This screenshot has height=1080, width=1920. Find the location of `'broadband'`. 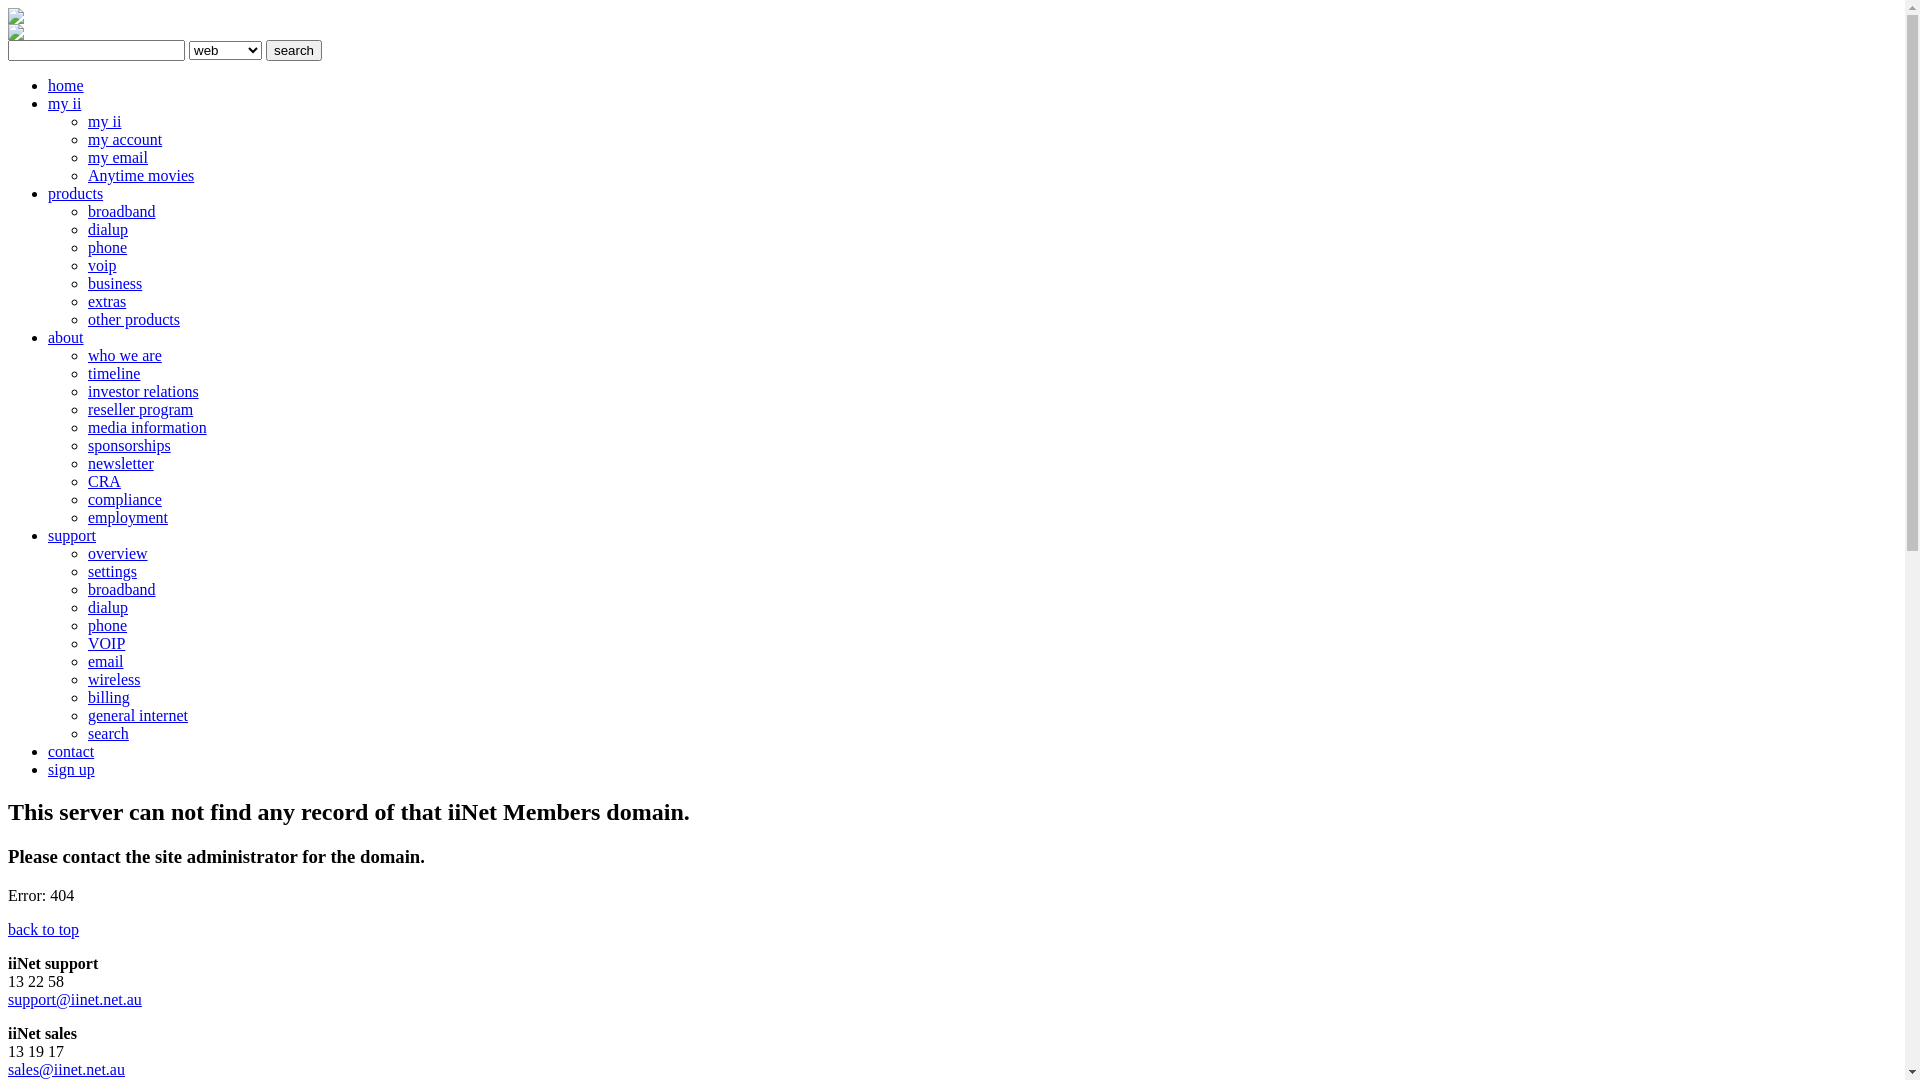

'broadband' is located at coordinates (120, 588).